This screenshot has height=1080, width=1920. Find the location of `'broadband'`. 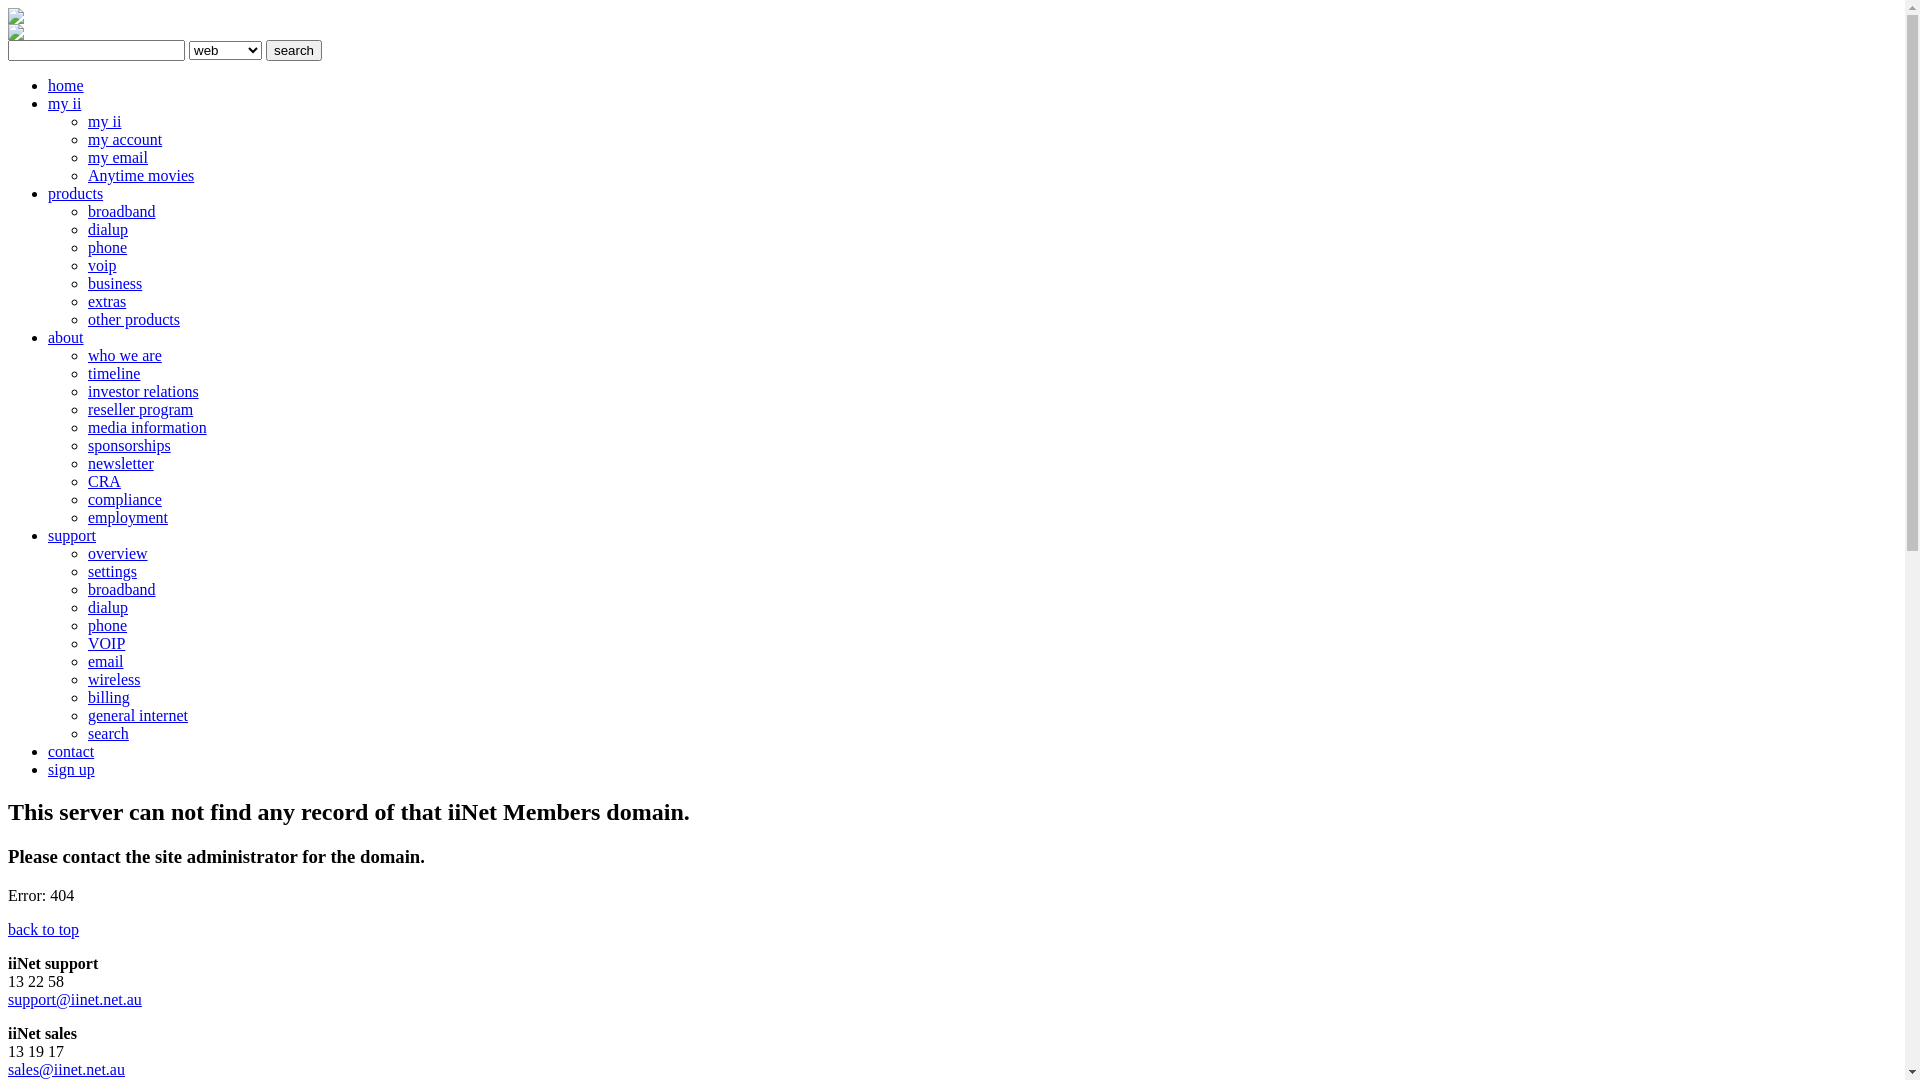

'broadband' is located at coordinates (120, 588).